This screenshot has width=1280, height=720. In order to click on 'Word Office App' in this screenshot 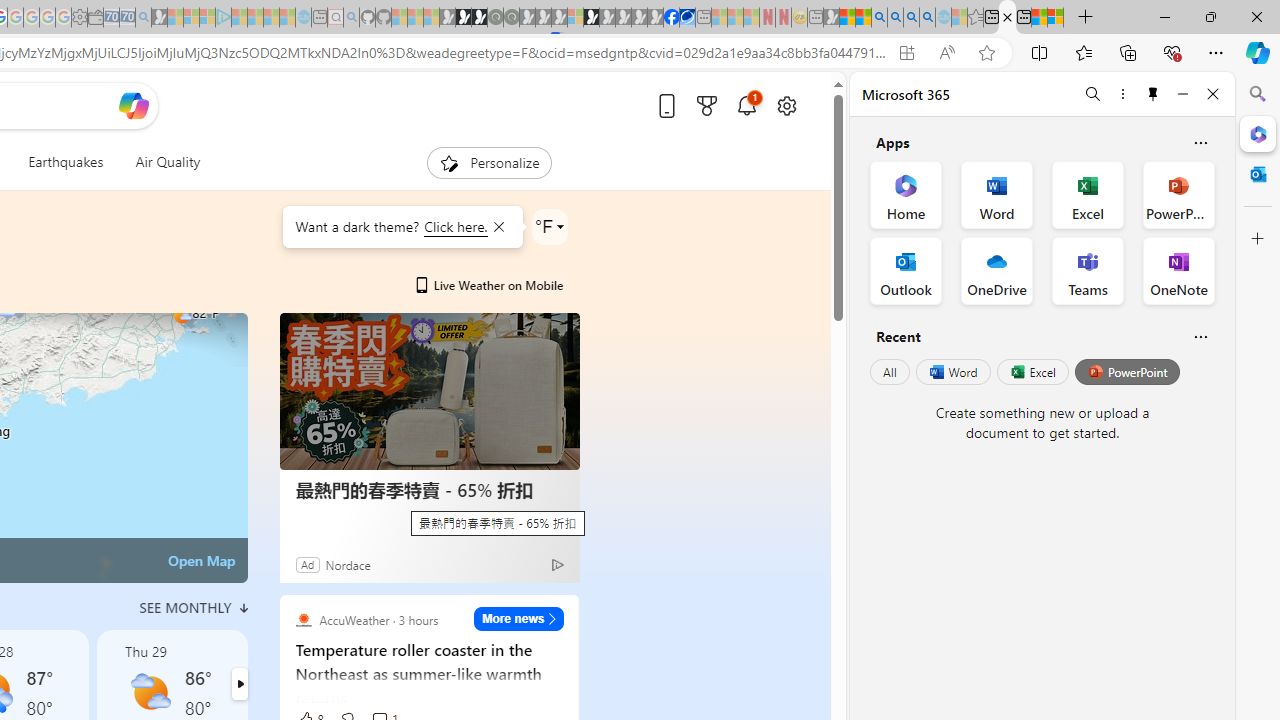, I will do `click(997, 195)`.